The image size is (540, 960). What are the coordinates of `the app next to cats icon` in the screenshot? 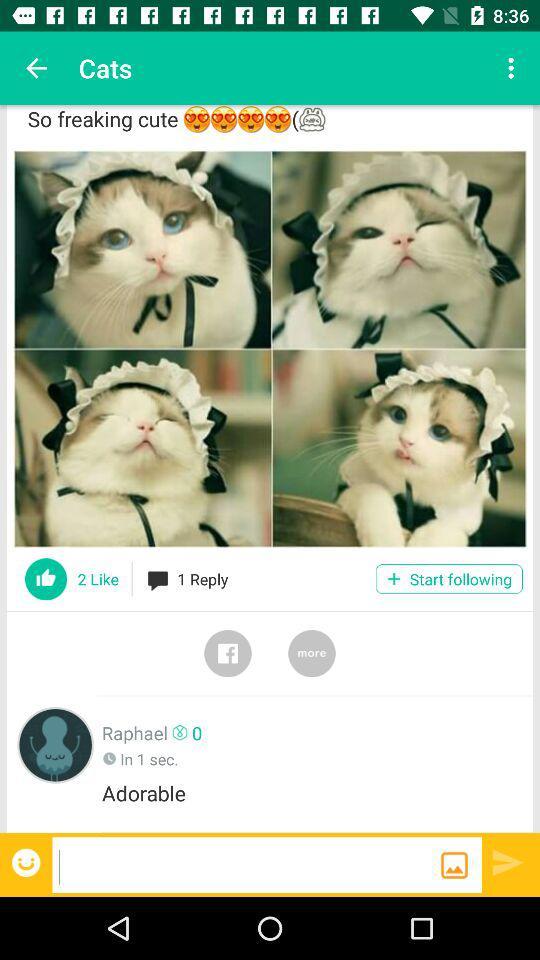 It's located at (513, 68).